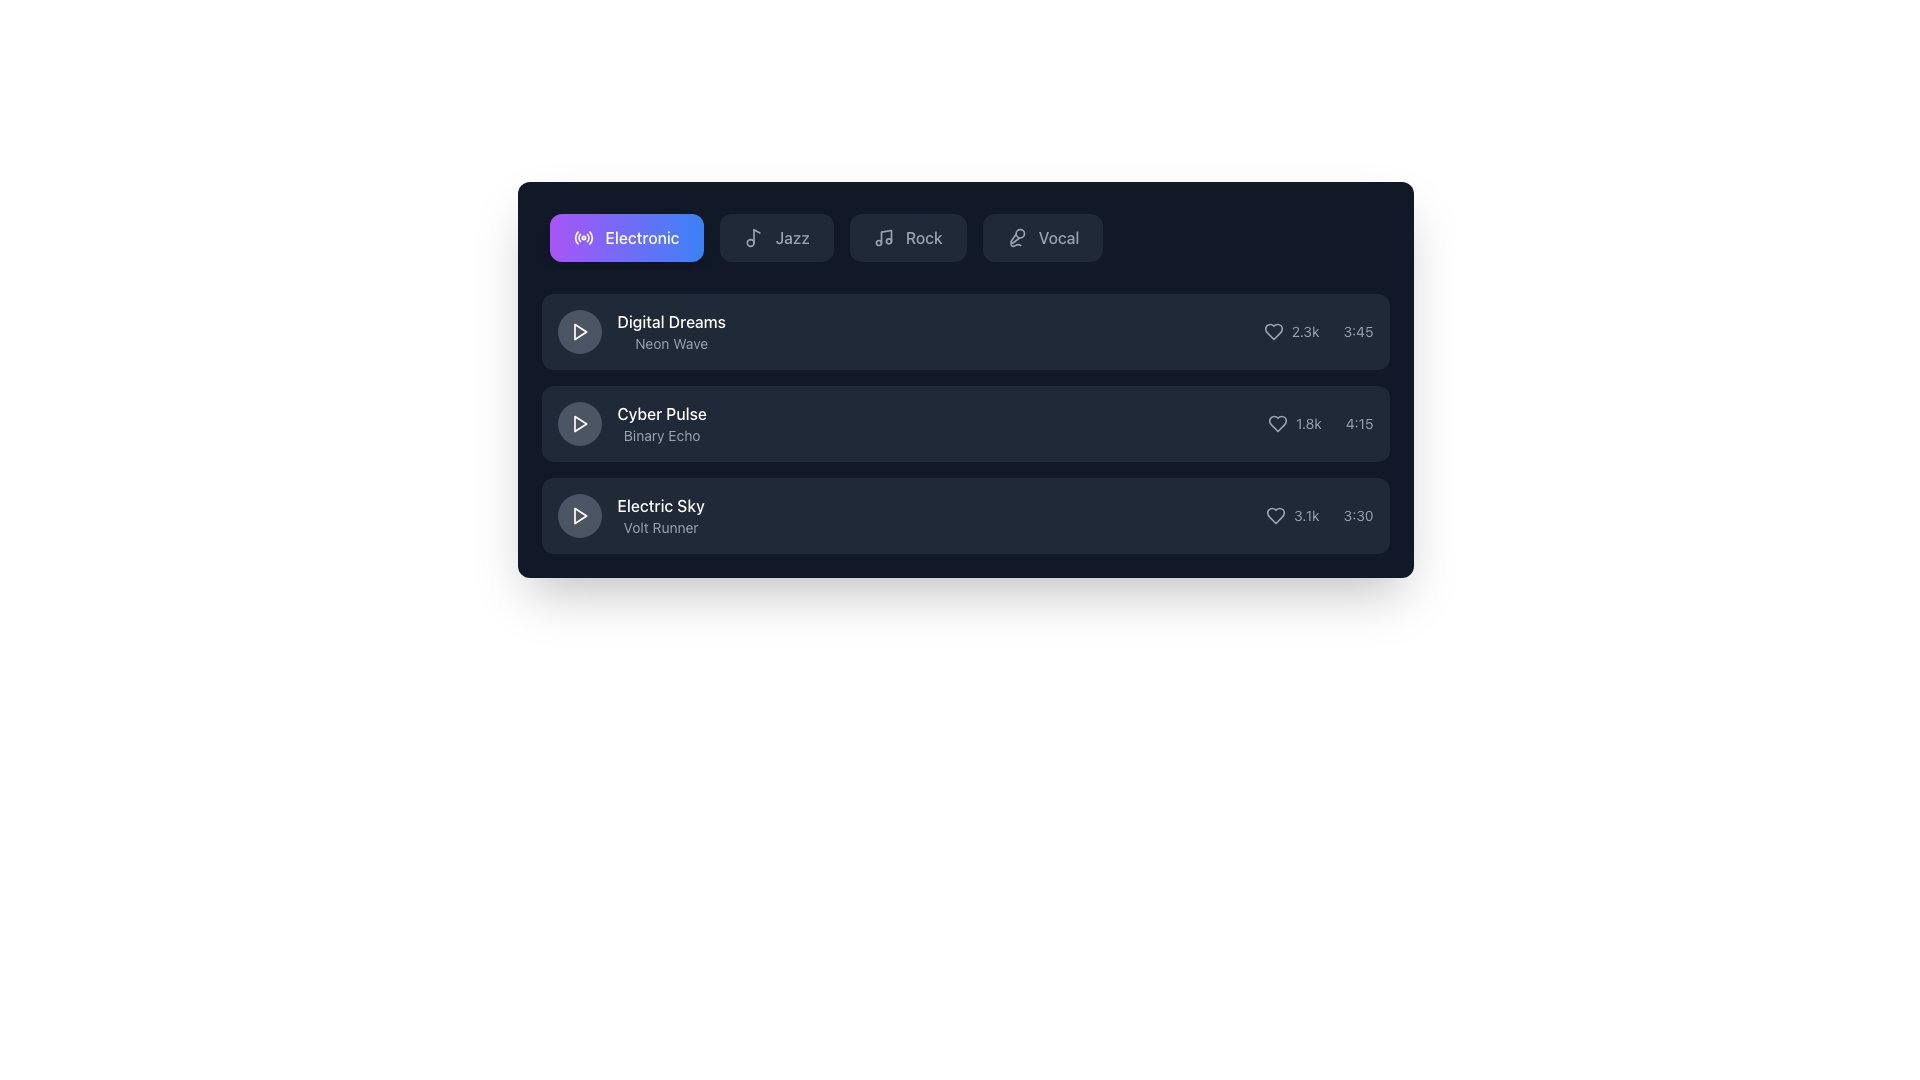 This screenshot has width=1920, height=1080. Describe the element at coordinates (578, 423) in the screenshot. I see `the circular play button with a gray background that turns green when hovered, located in the row labeled 'Cyber Pulse' and 'Binary Echo'` at that location.